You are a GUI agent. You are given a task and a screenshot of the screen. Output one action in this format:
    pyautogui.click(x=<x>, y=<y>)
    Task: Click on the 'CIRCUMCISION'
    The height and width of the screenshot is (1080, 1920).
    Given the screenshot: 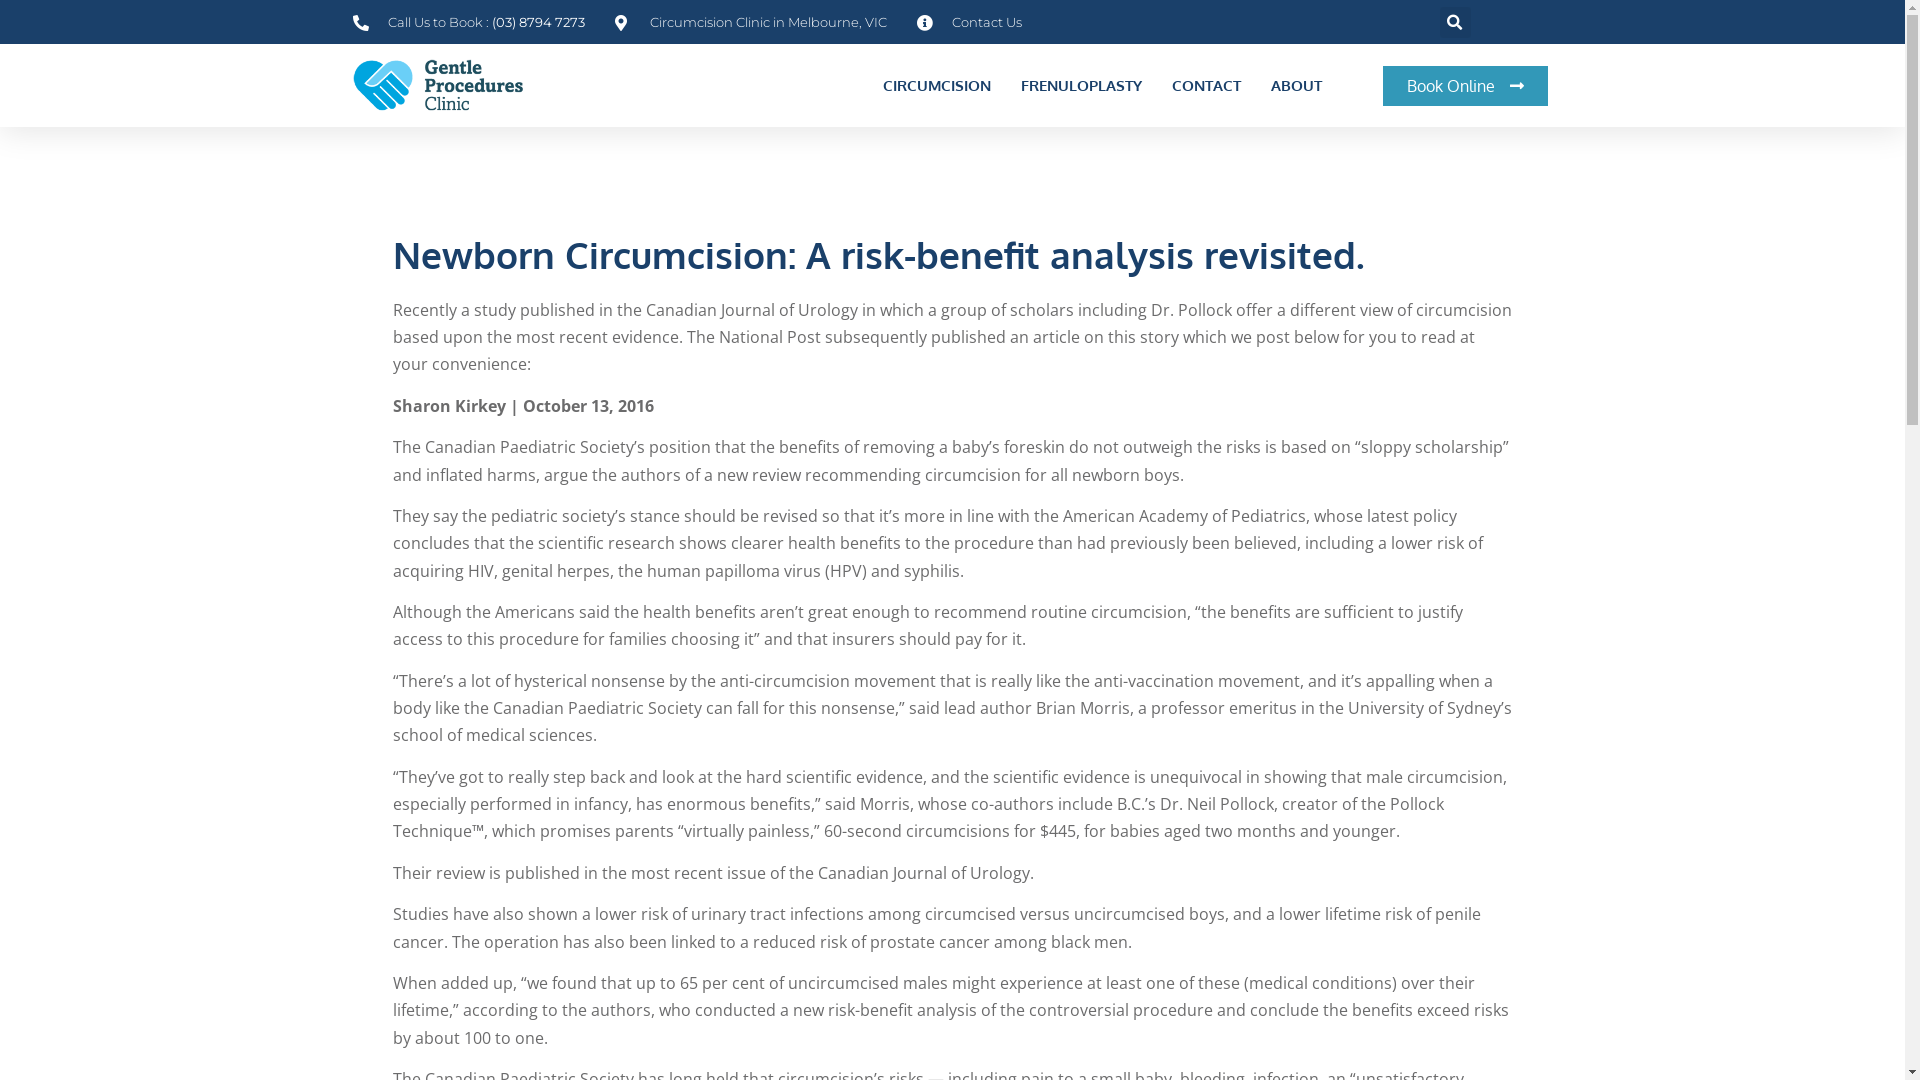 What is the action you would take?
    pyautogui.click(x=868, y=84)
    